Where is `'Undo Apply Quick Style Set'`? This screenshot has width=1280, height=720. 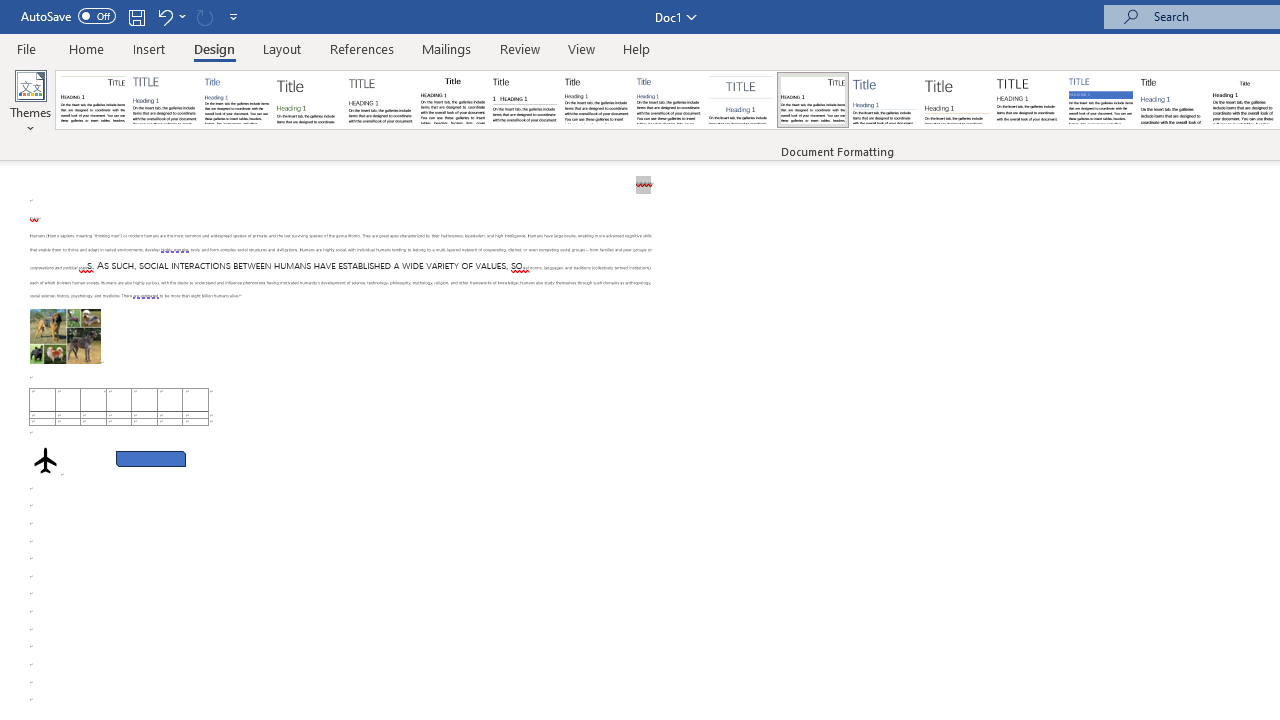 'Undo Apply Quick Style Set' is located at coordinates (164, 16).